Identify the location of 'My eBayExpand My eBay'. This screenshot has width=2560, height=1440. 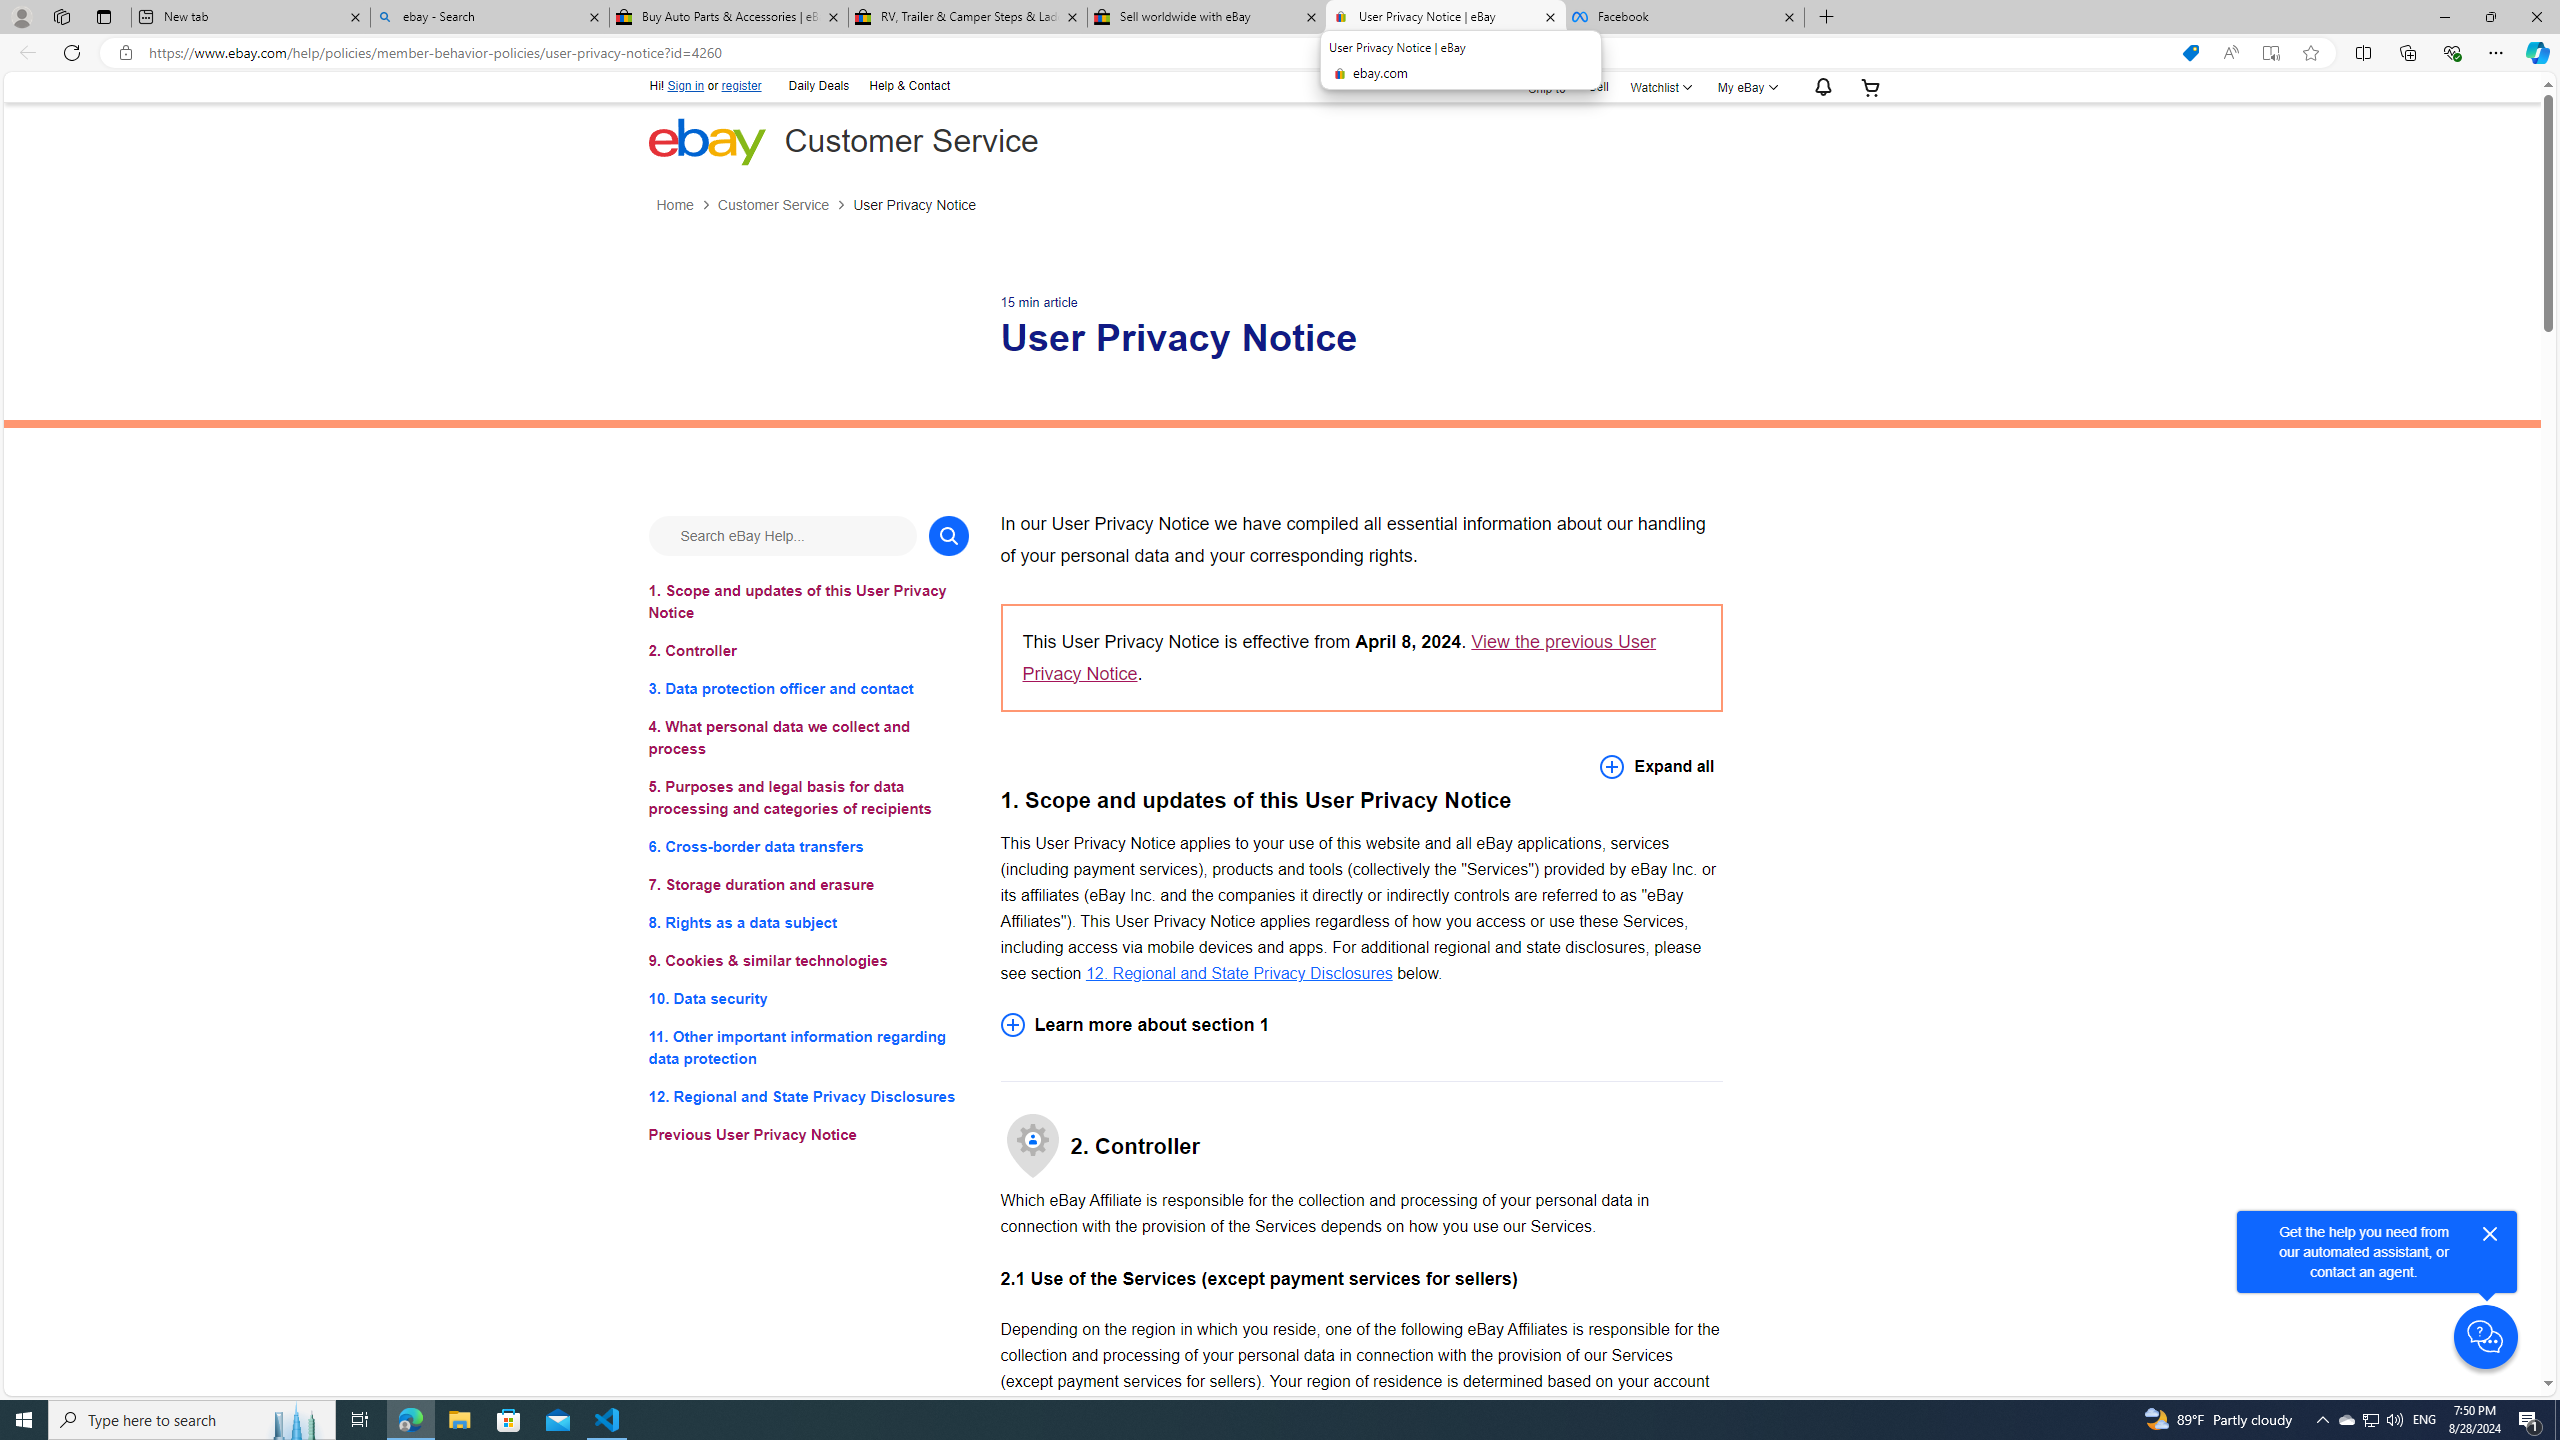
(1744, 87).